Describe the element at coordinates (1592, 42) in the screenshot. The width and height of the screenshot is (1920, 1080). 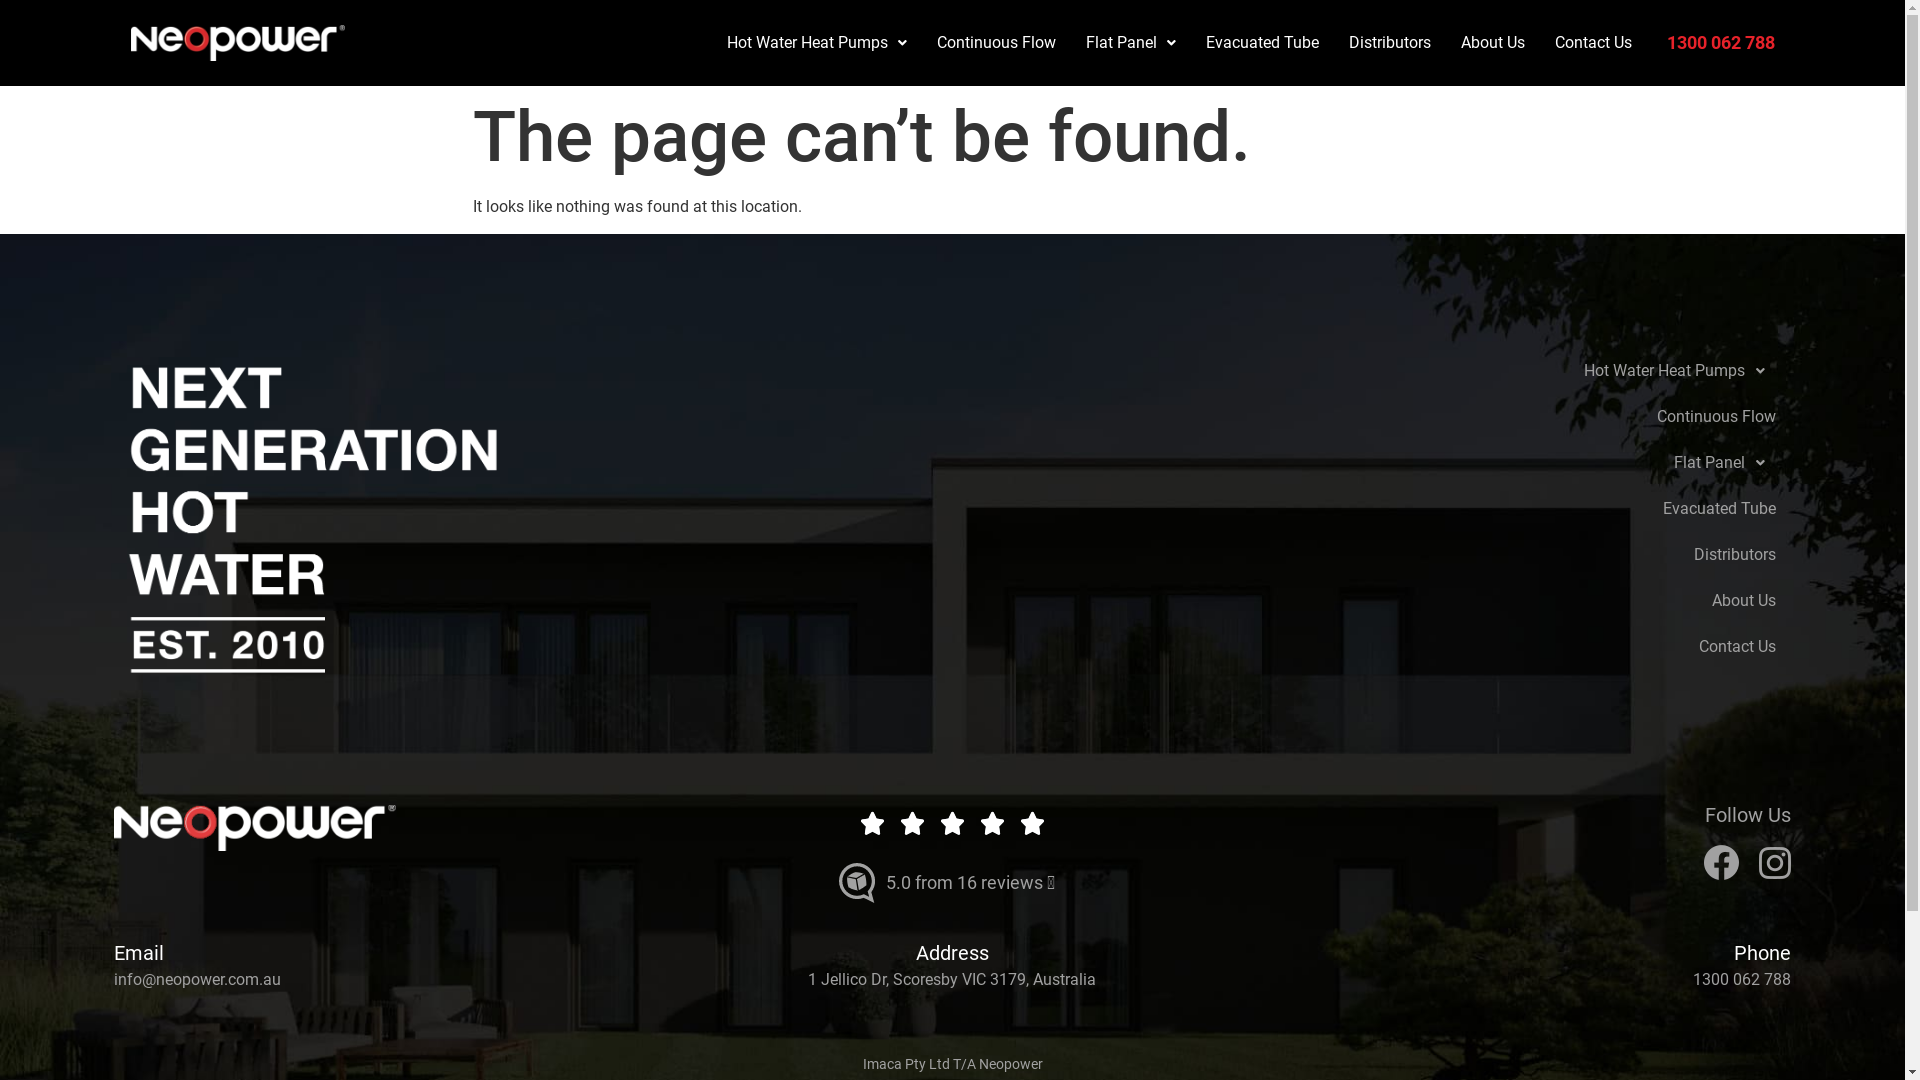
I see `'Contact Us'` at that location.